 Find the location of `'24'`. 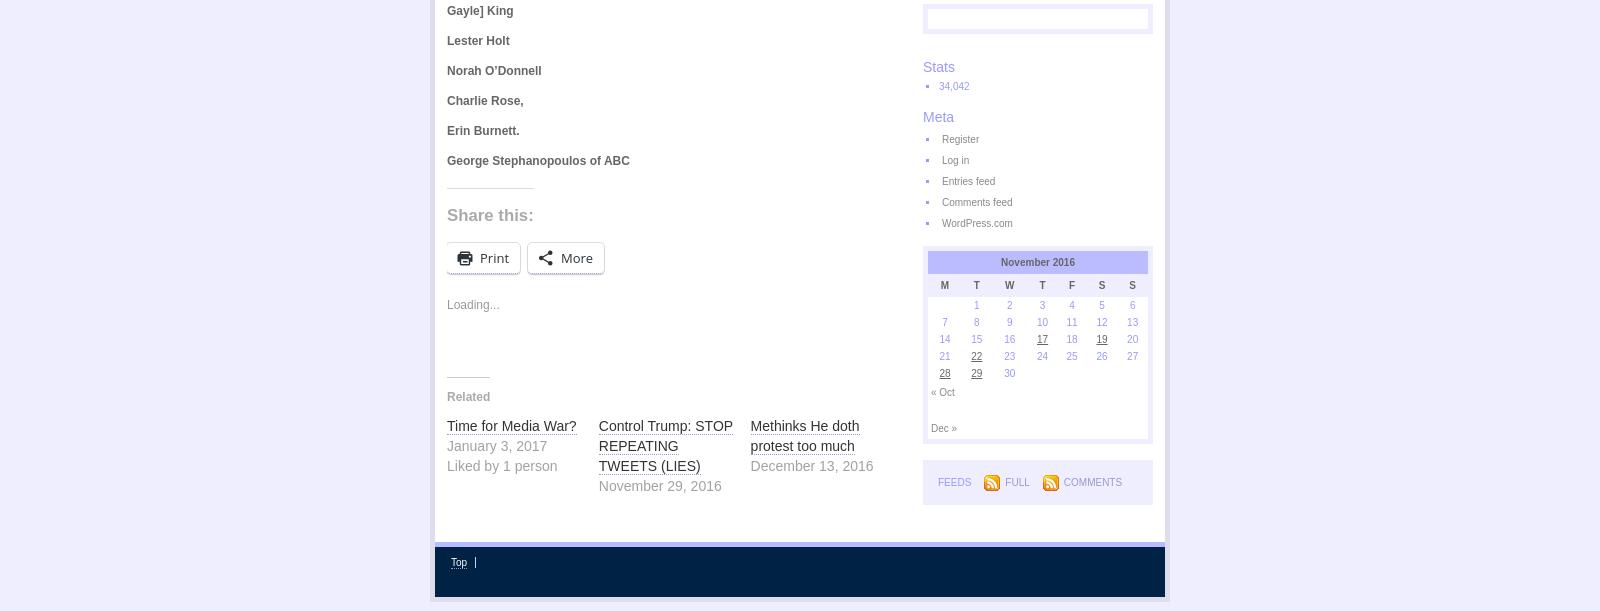

'24' is located at coordinates (1042, 355).